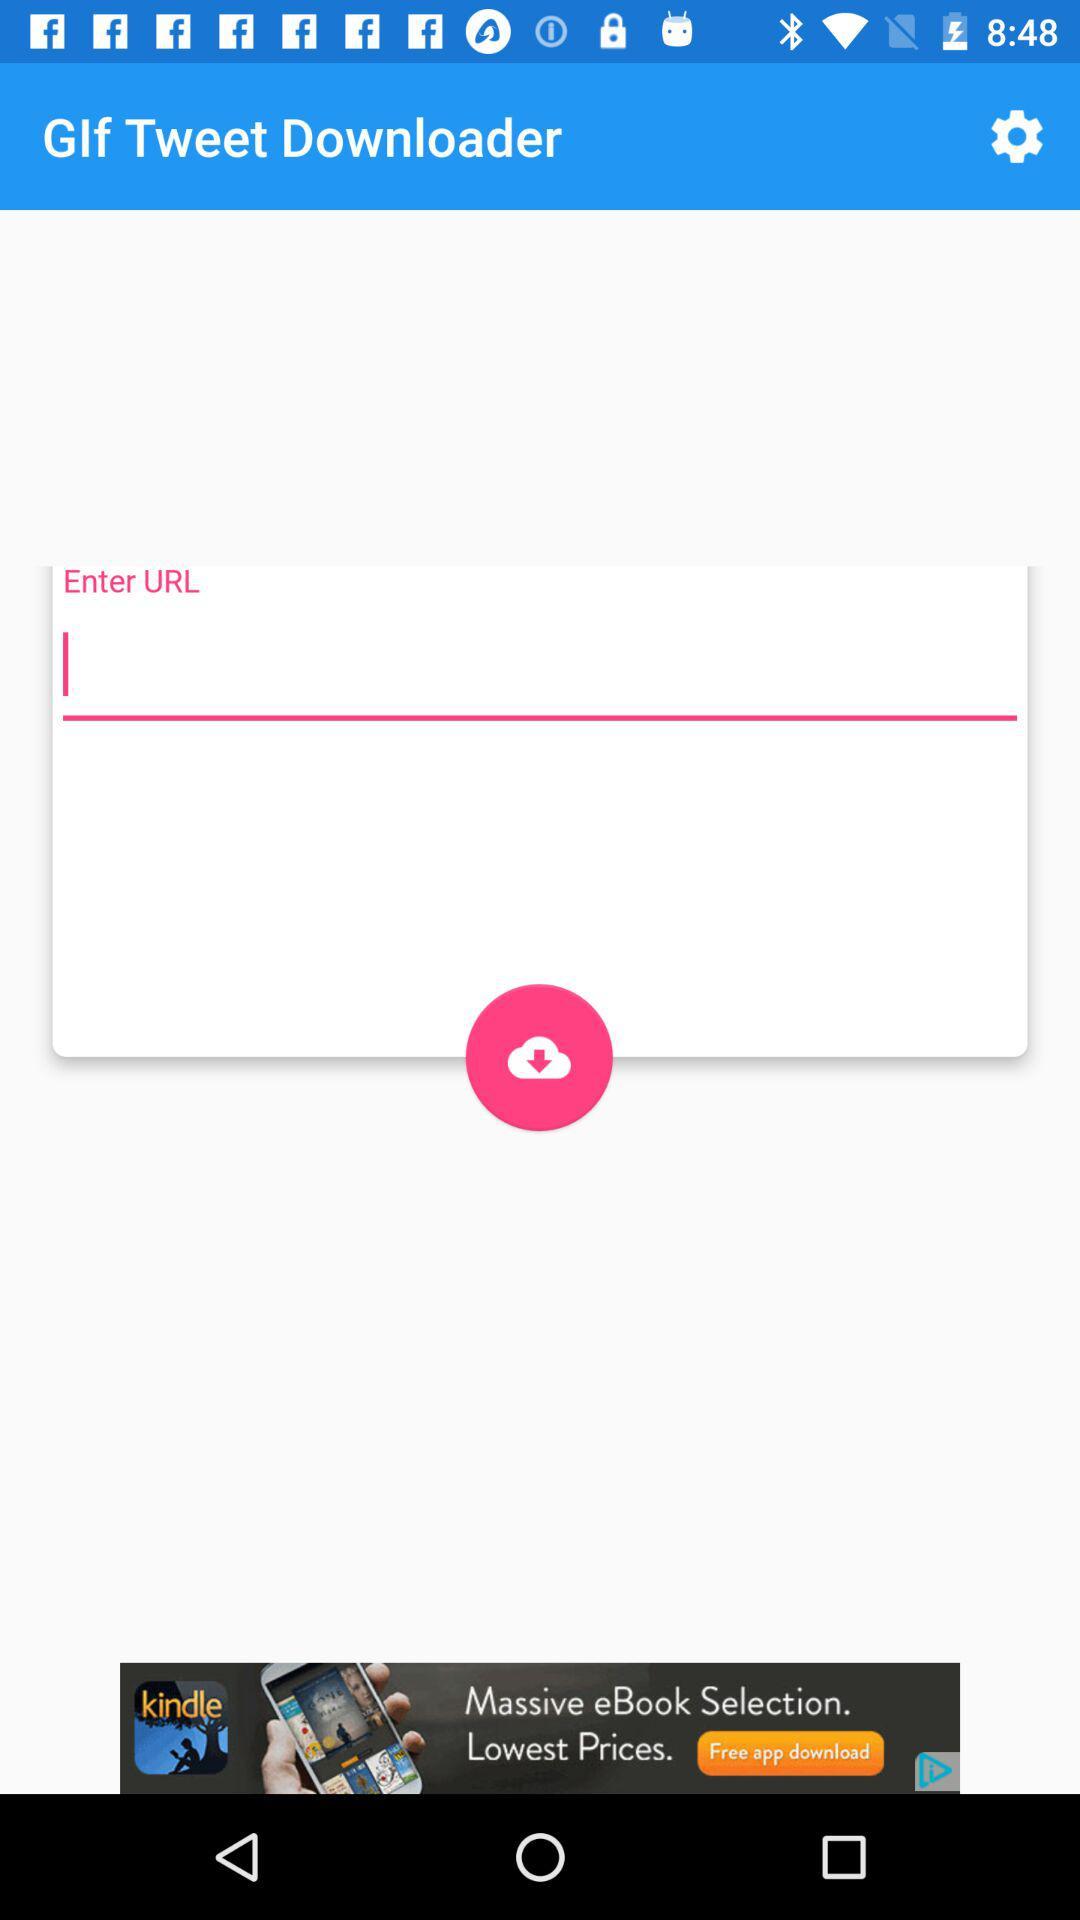  Describe the element at coordinates (538, 1056) in the screenshot. I see `download` at that location.